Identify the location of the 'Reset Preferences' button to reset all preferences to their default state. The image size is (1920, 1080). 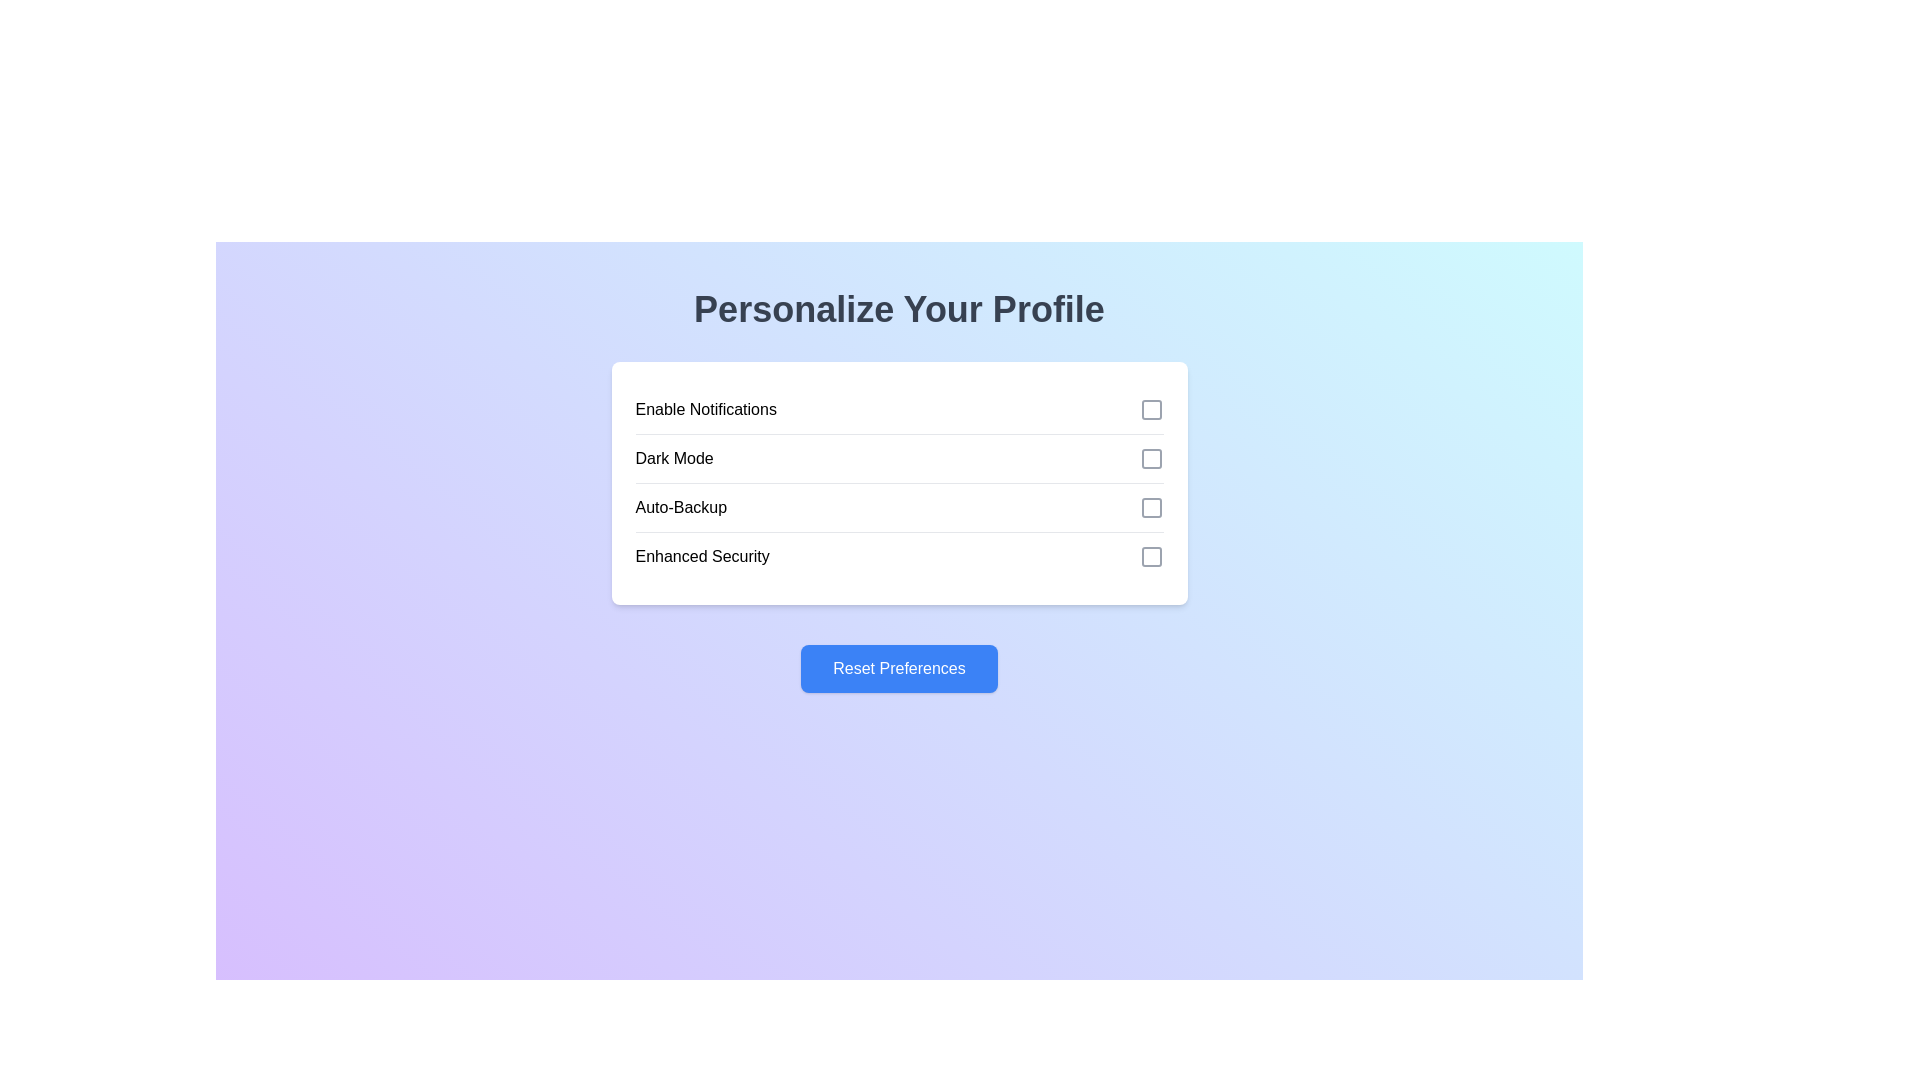
(898, 668).